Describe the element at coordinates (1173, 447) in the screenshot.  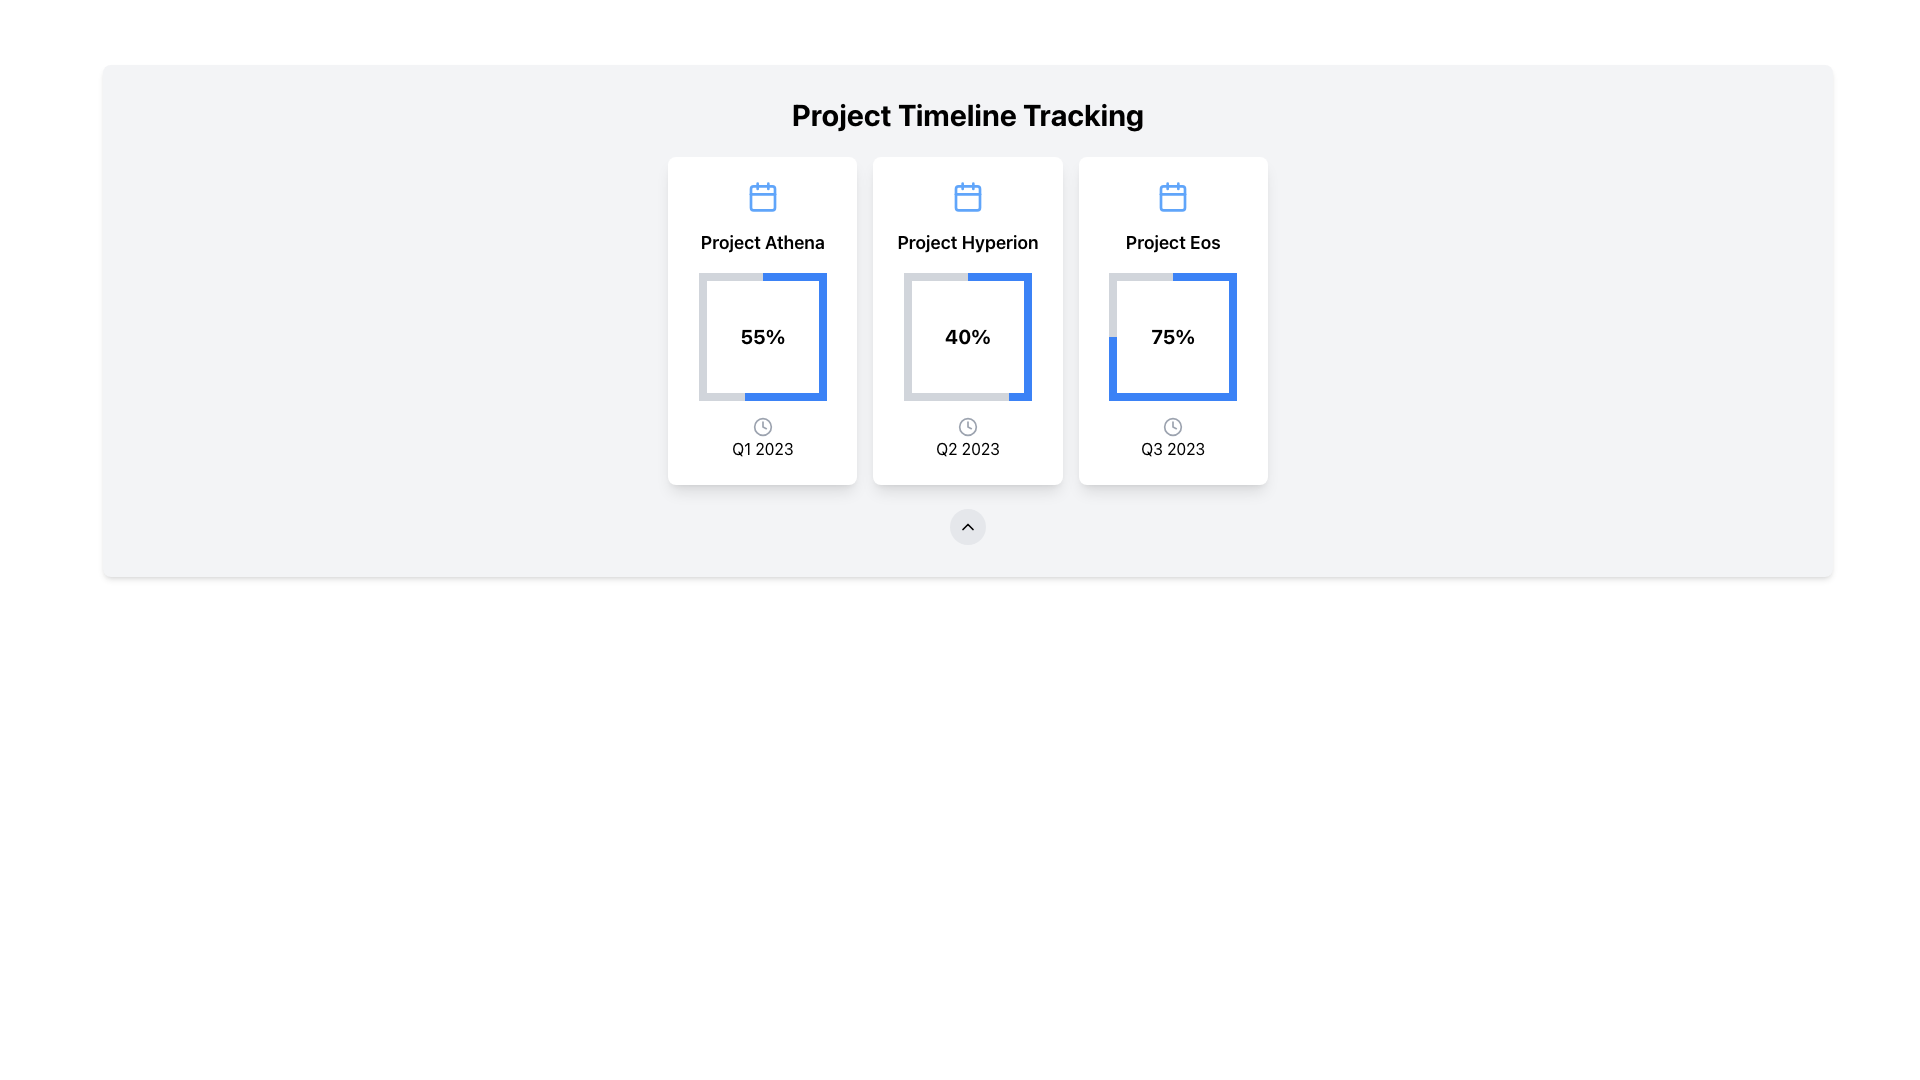
I see `text label indicating Q3 of 2023, located at the bottom center of the 'Project Eos' card, below the clock icon` at that location.